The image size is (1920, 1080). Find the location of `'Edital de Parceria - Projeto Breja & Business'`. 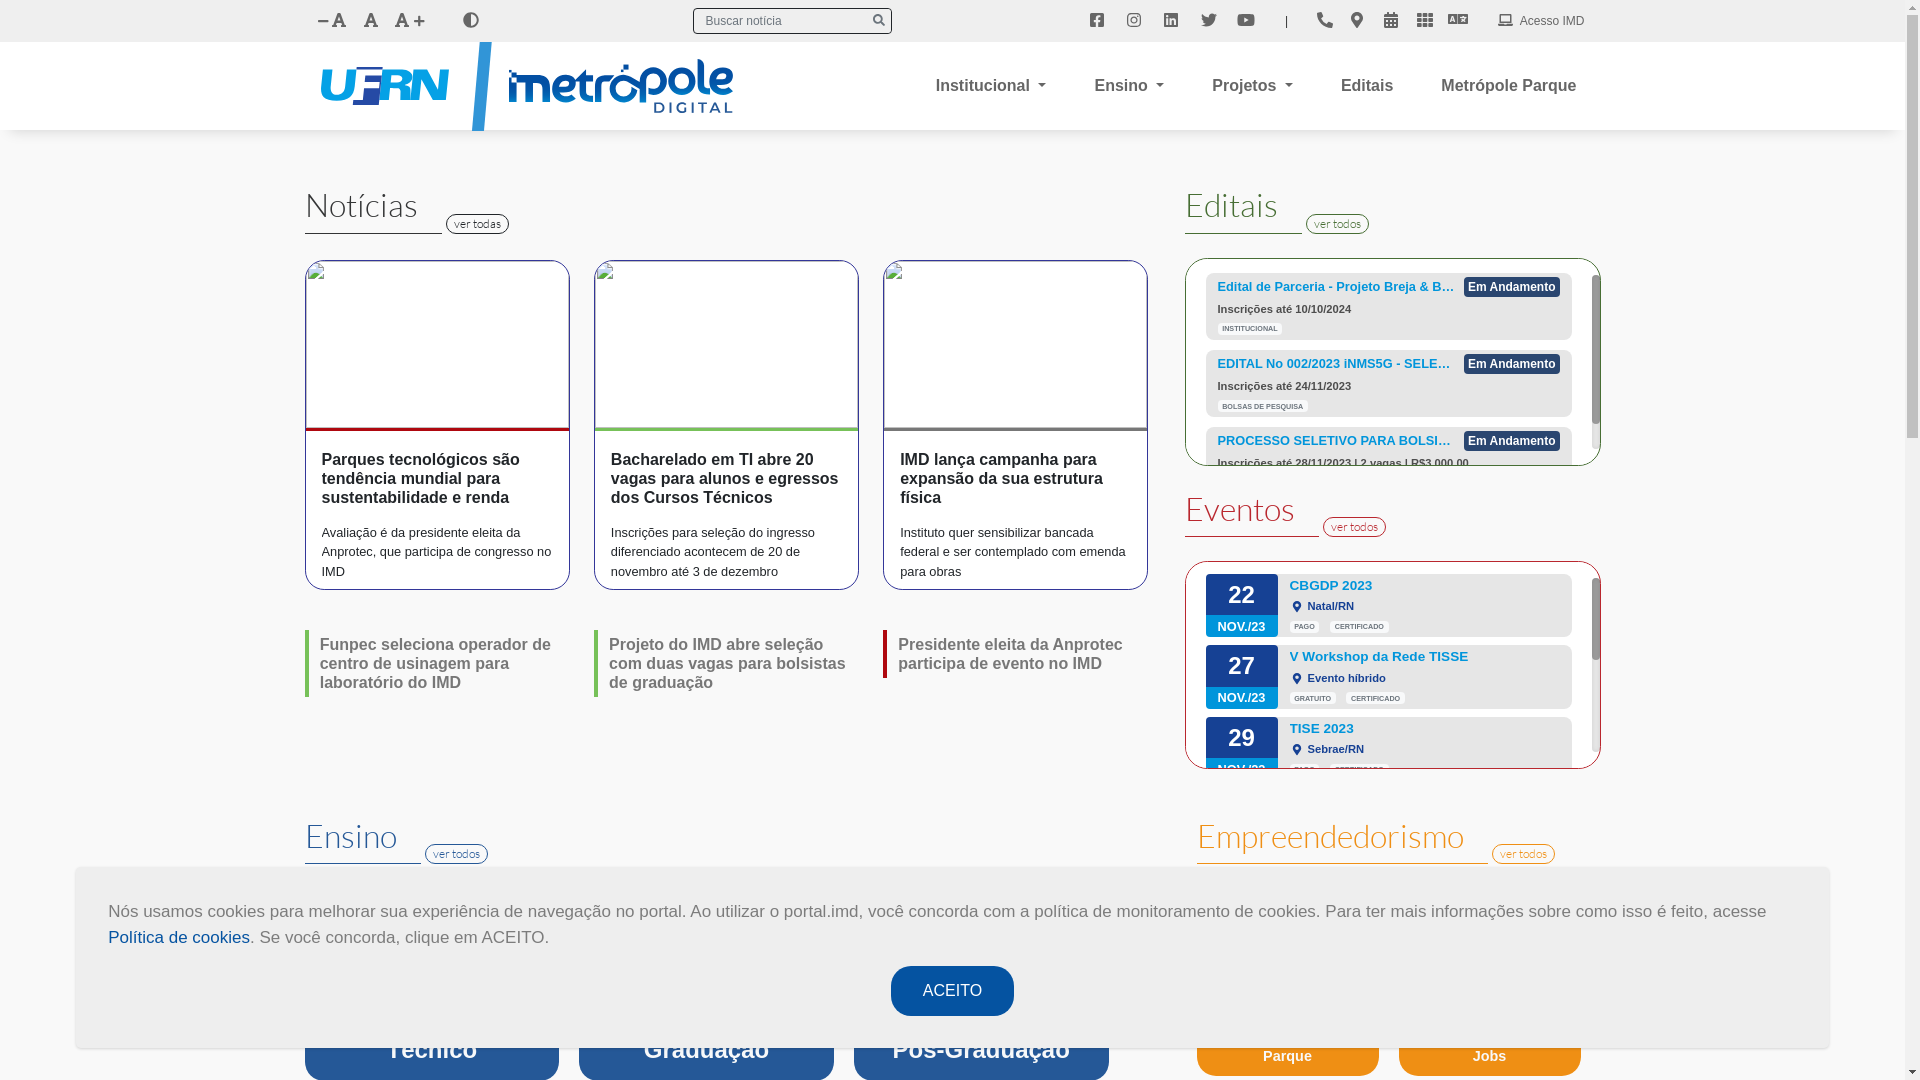

'Edital de Parceria - Projeto Breja & Business' is located at coordinates (1337, 286).